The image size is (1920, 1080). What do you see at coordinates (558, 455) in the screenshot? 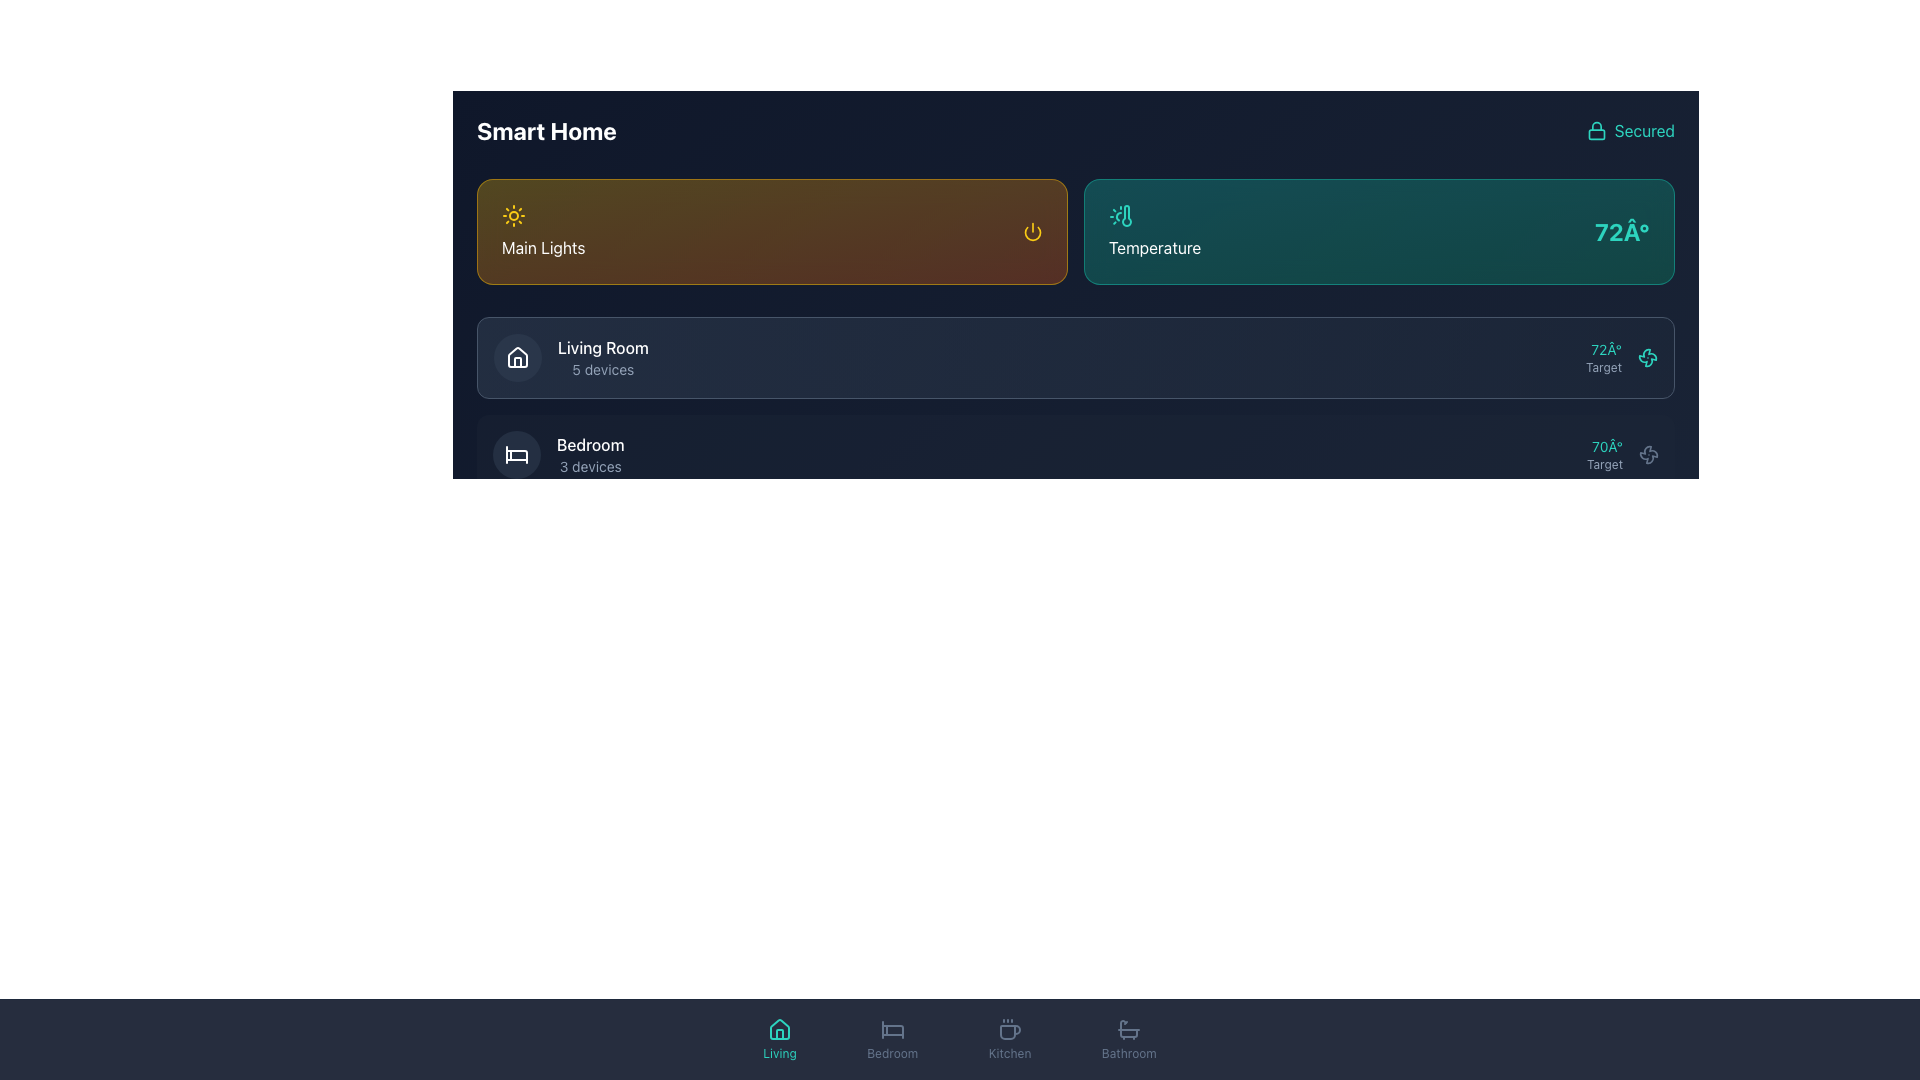
I see `the List item representing the summary of devices associated with the 'Bedroom' area` at bounding box center [558, 455].